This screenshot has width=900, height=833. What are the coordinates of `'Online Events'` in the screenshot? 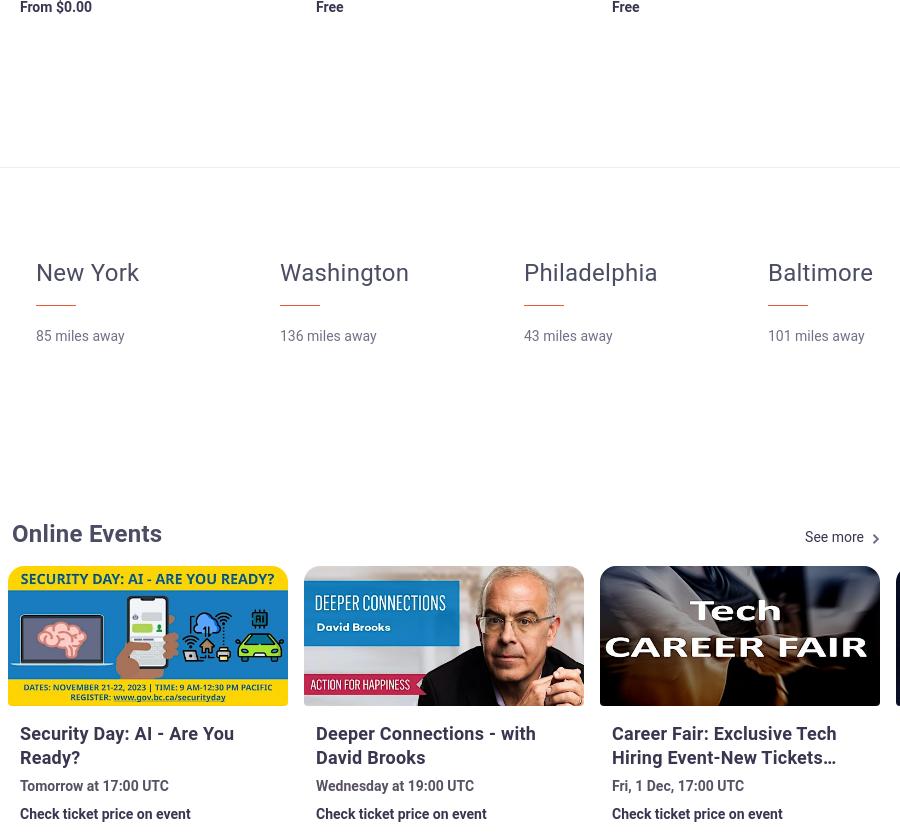 It's located at (10, 534).